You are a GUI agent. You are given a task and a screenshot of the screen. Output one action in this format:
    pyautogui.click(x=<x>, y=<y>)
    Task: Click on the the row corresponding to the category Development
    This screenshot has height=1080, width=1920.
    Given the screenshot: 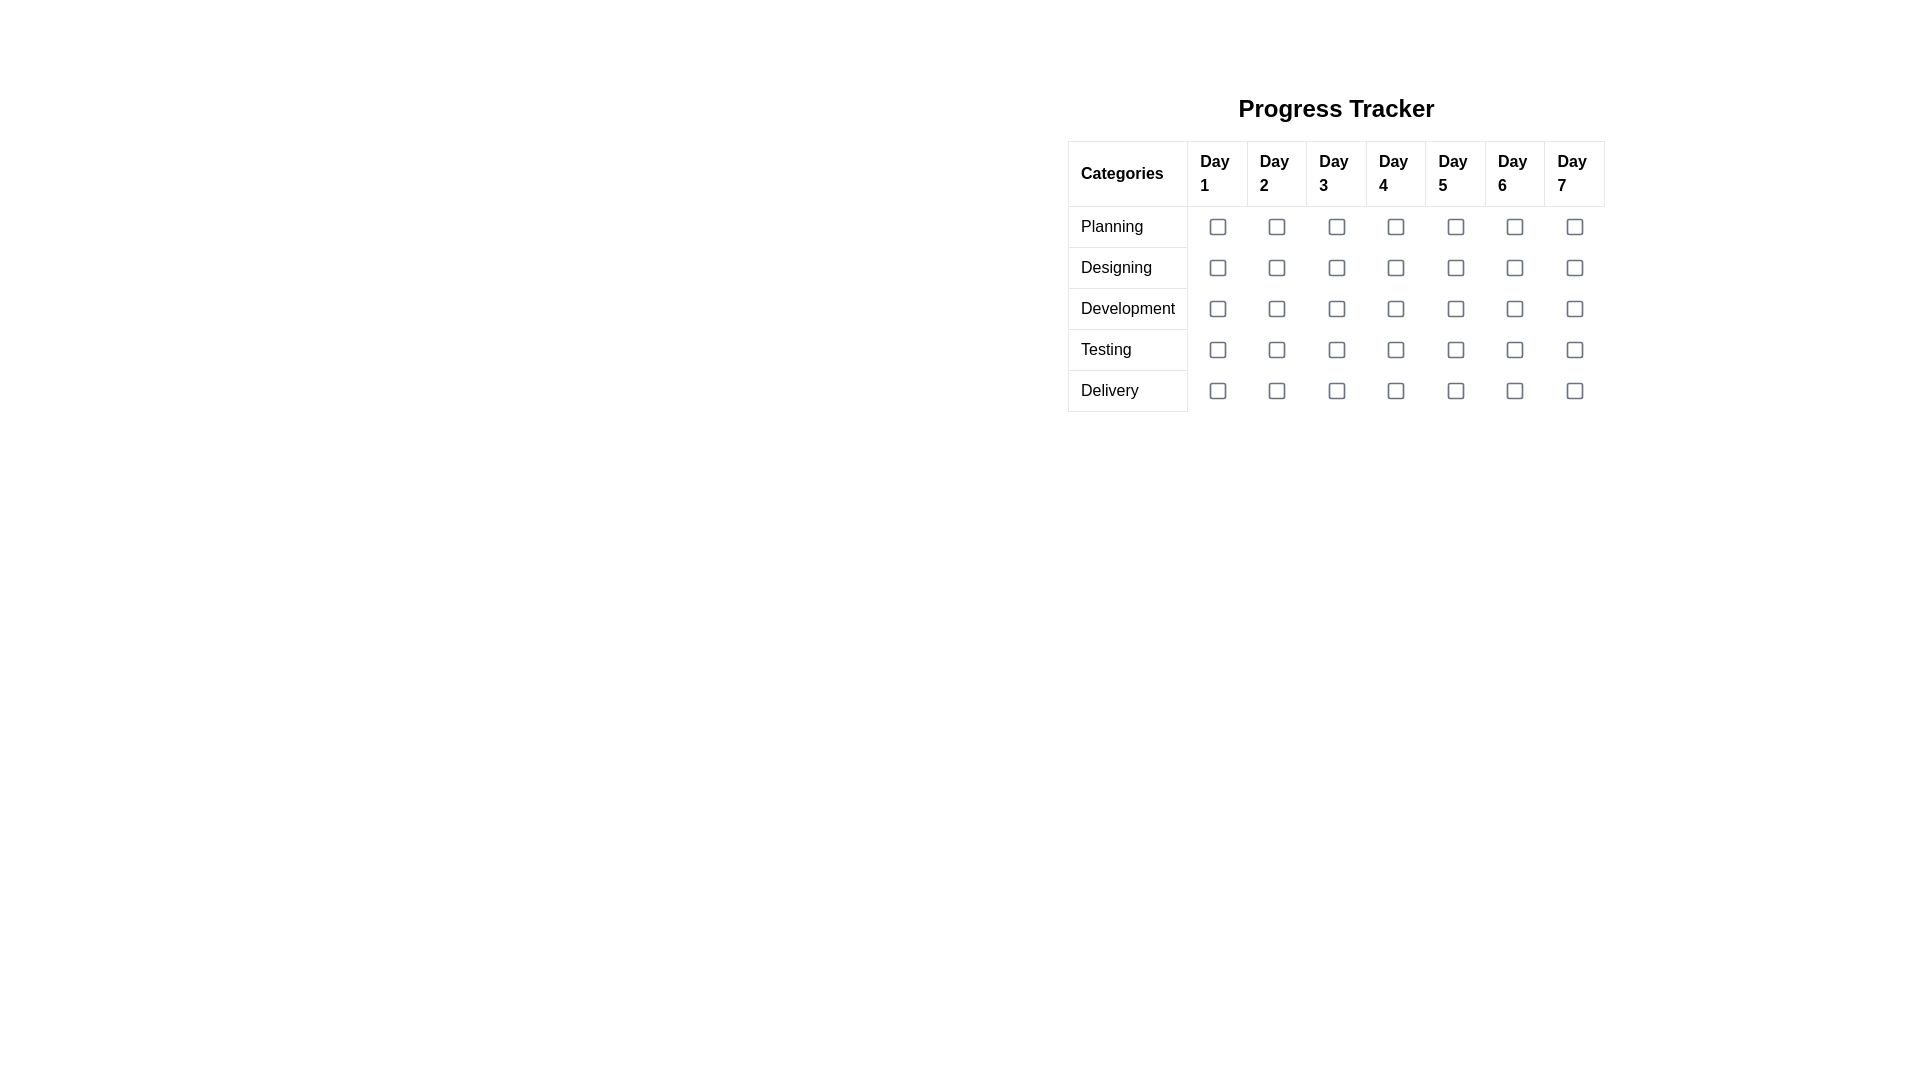 What is the action you would take?
    pyautogui.click(x=1336, y=308)
    